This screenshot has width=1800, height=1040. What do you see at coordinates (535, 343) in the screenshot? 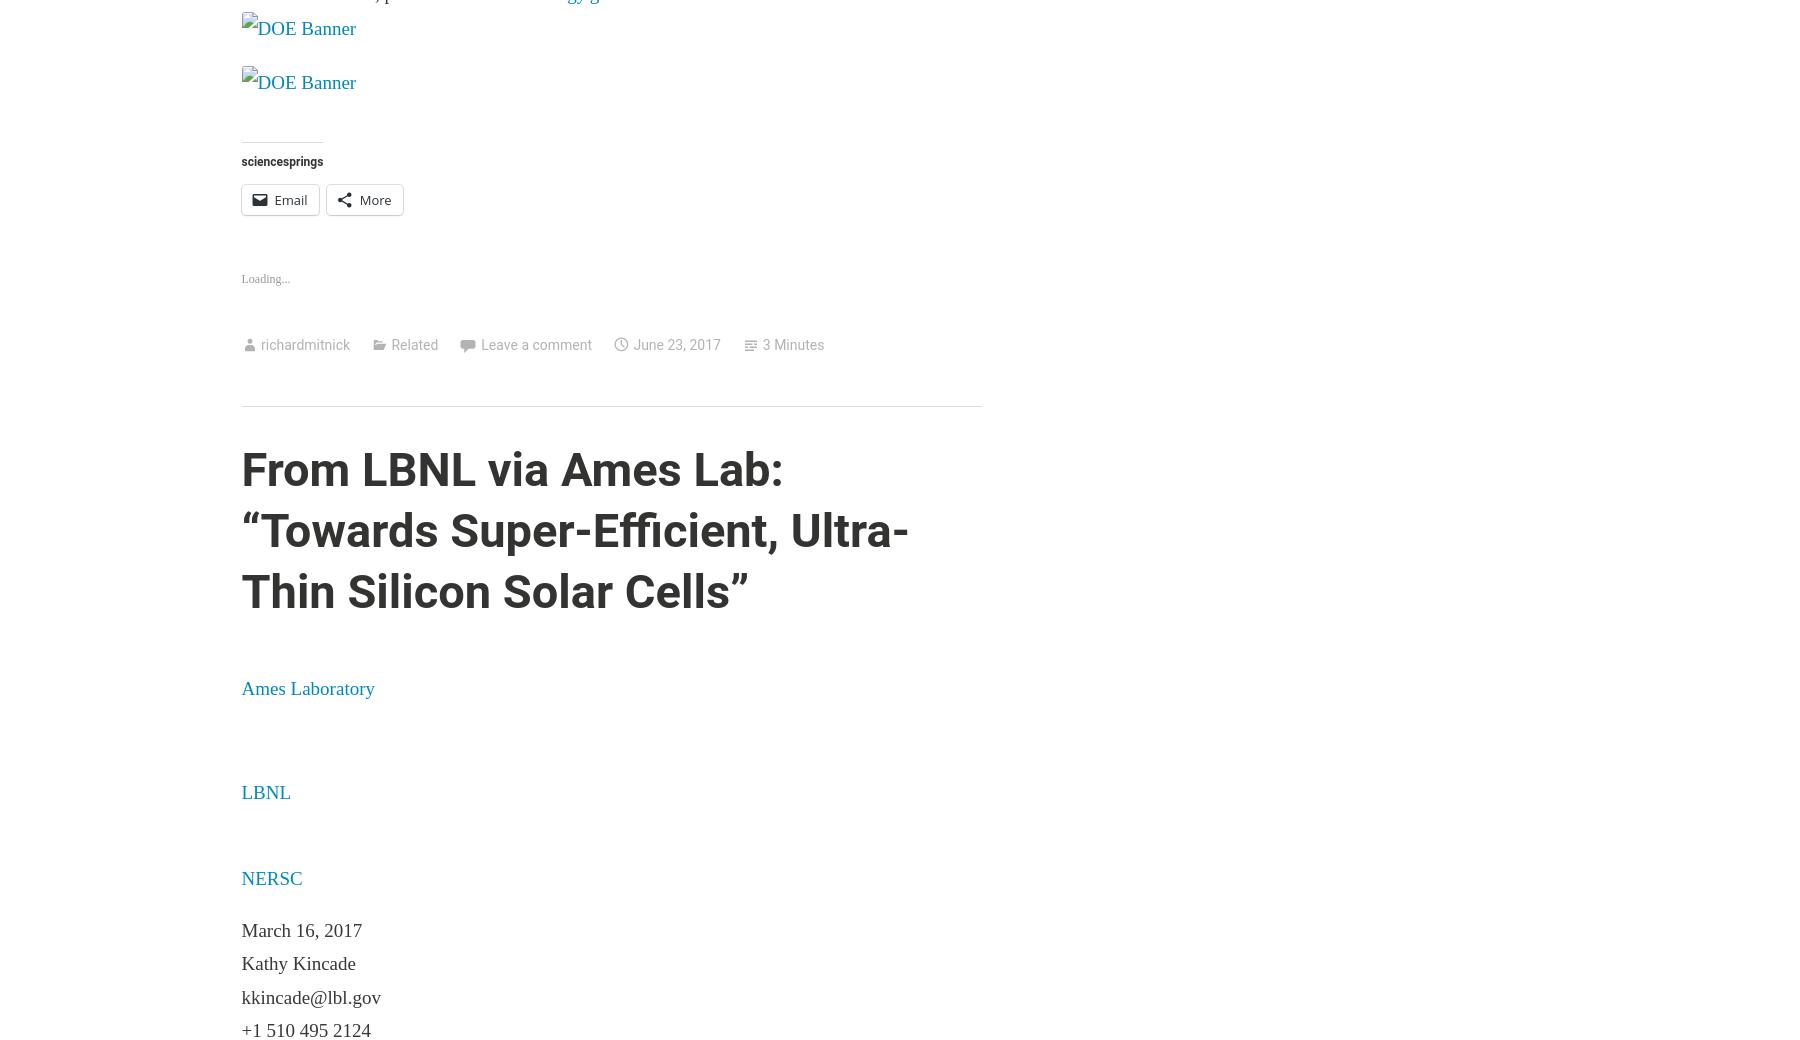
I see `'Leave a comment'` at bounding box center [535, 343].